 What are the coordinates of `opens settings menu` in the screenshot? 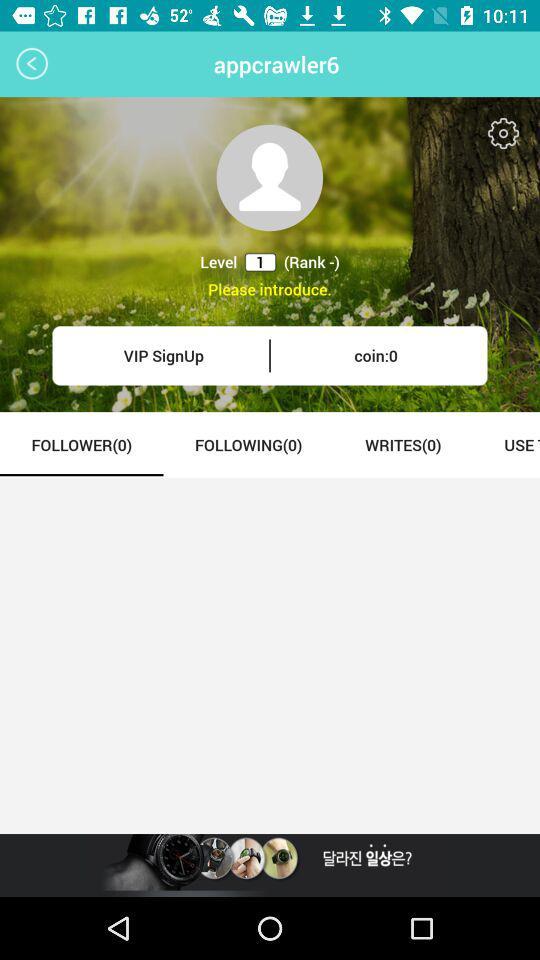 It's located at (502, 132).